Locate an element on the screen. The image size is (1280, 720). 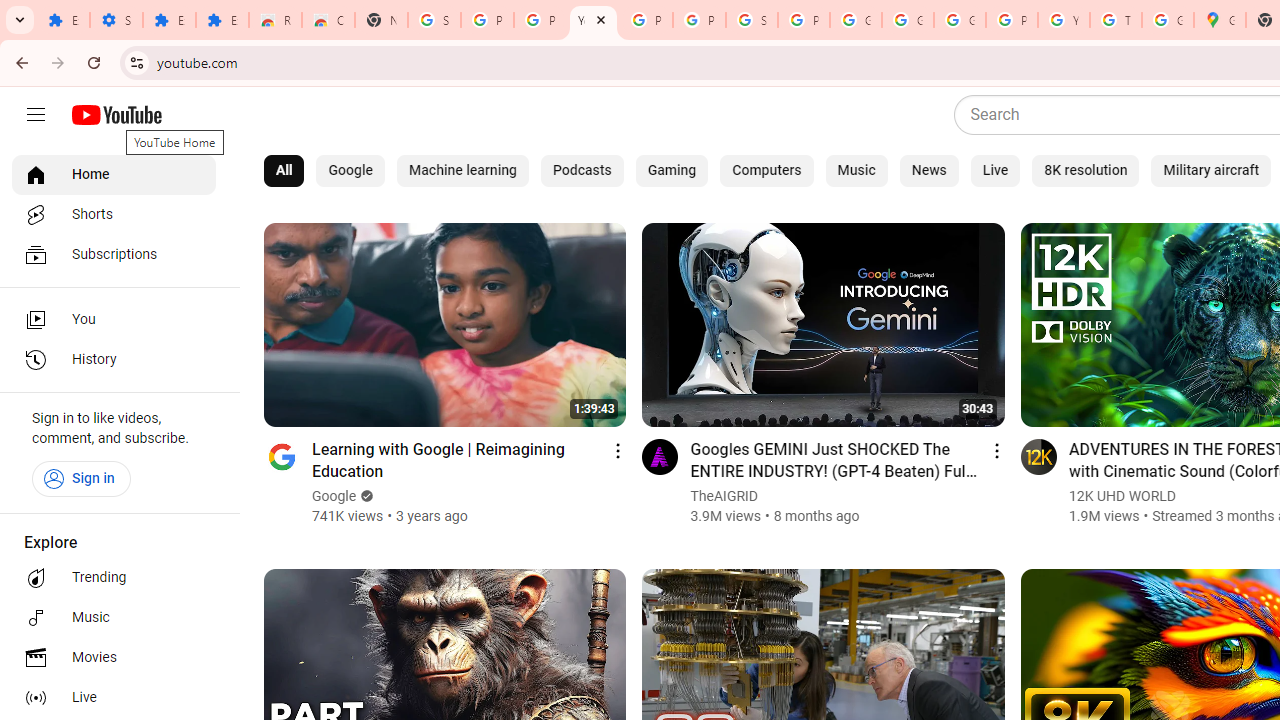
'Reviews: Helix Fruit Jump Arcade Game' is located at coordinates (274, 20).